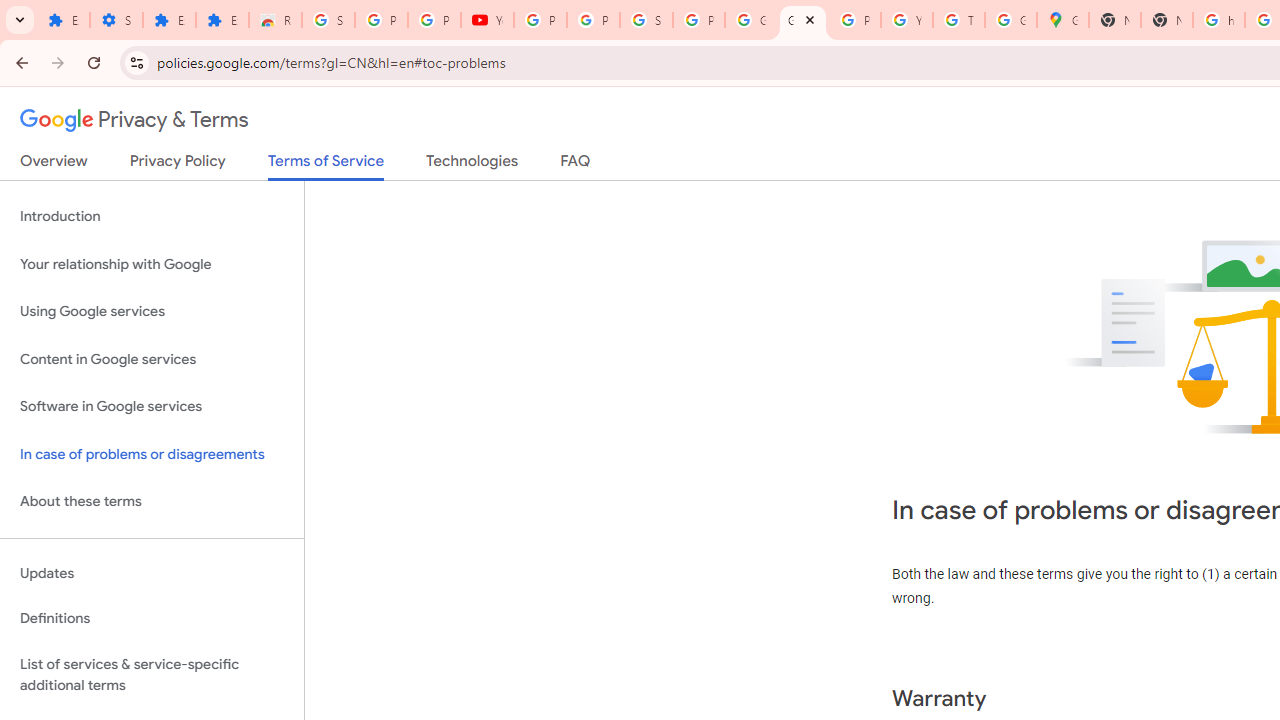 Image resolution: width=1280 pixels, height=720 pixels. I want to click on 'About these terms', so click(151, 501).